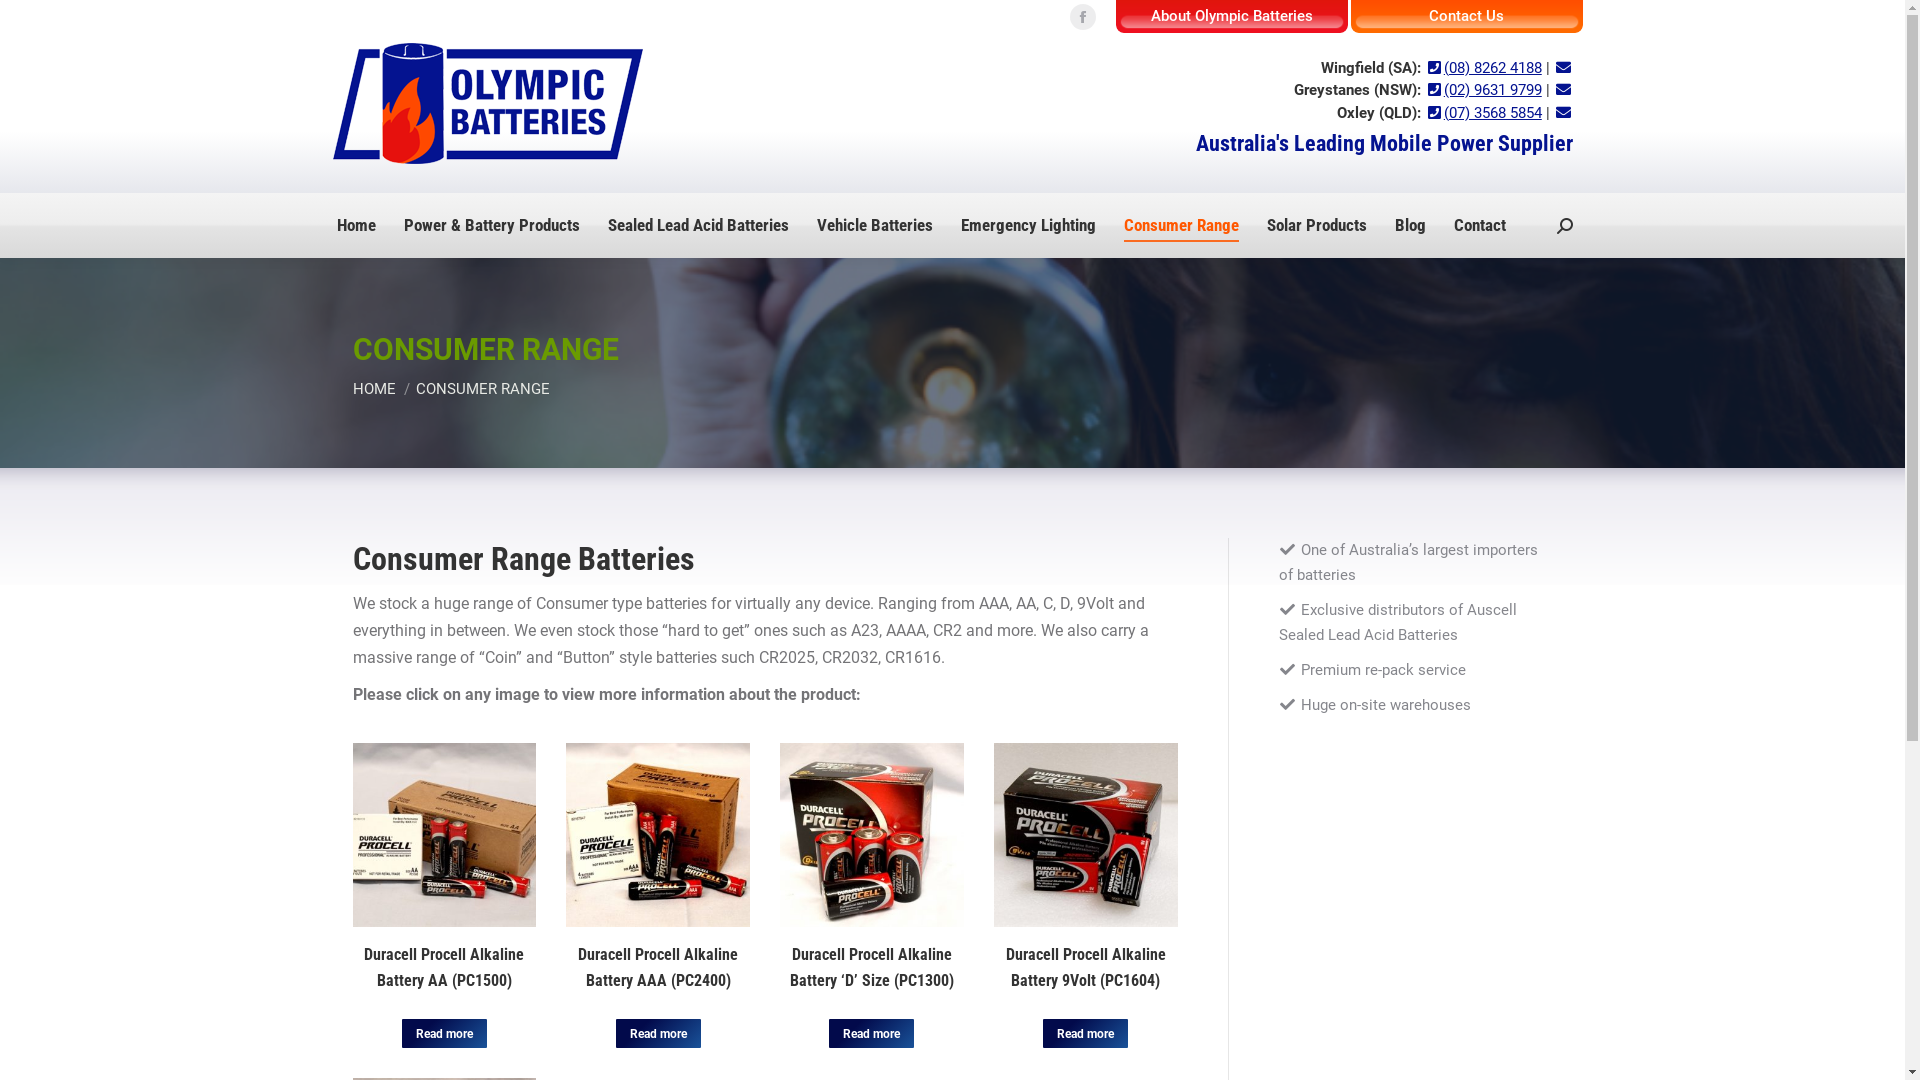  Describe the element at coordinates (1408, 225) in the screenshot. I see `'Blog'` at that location.